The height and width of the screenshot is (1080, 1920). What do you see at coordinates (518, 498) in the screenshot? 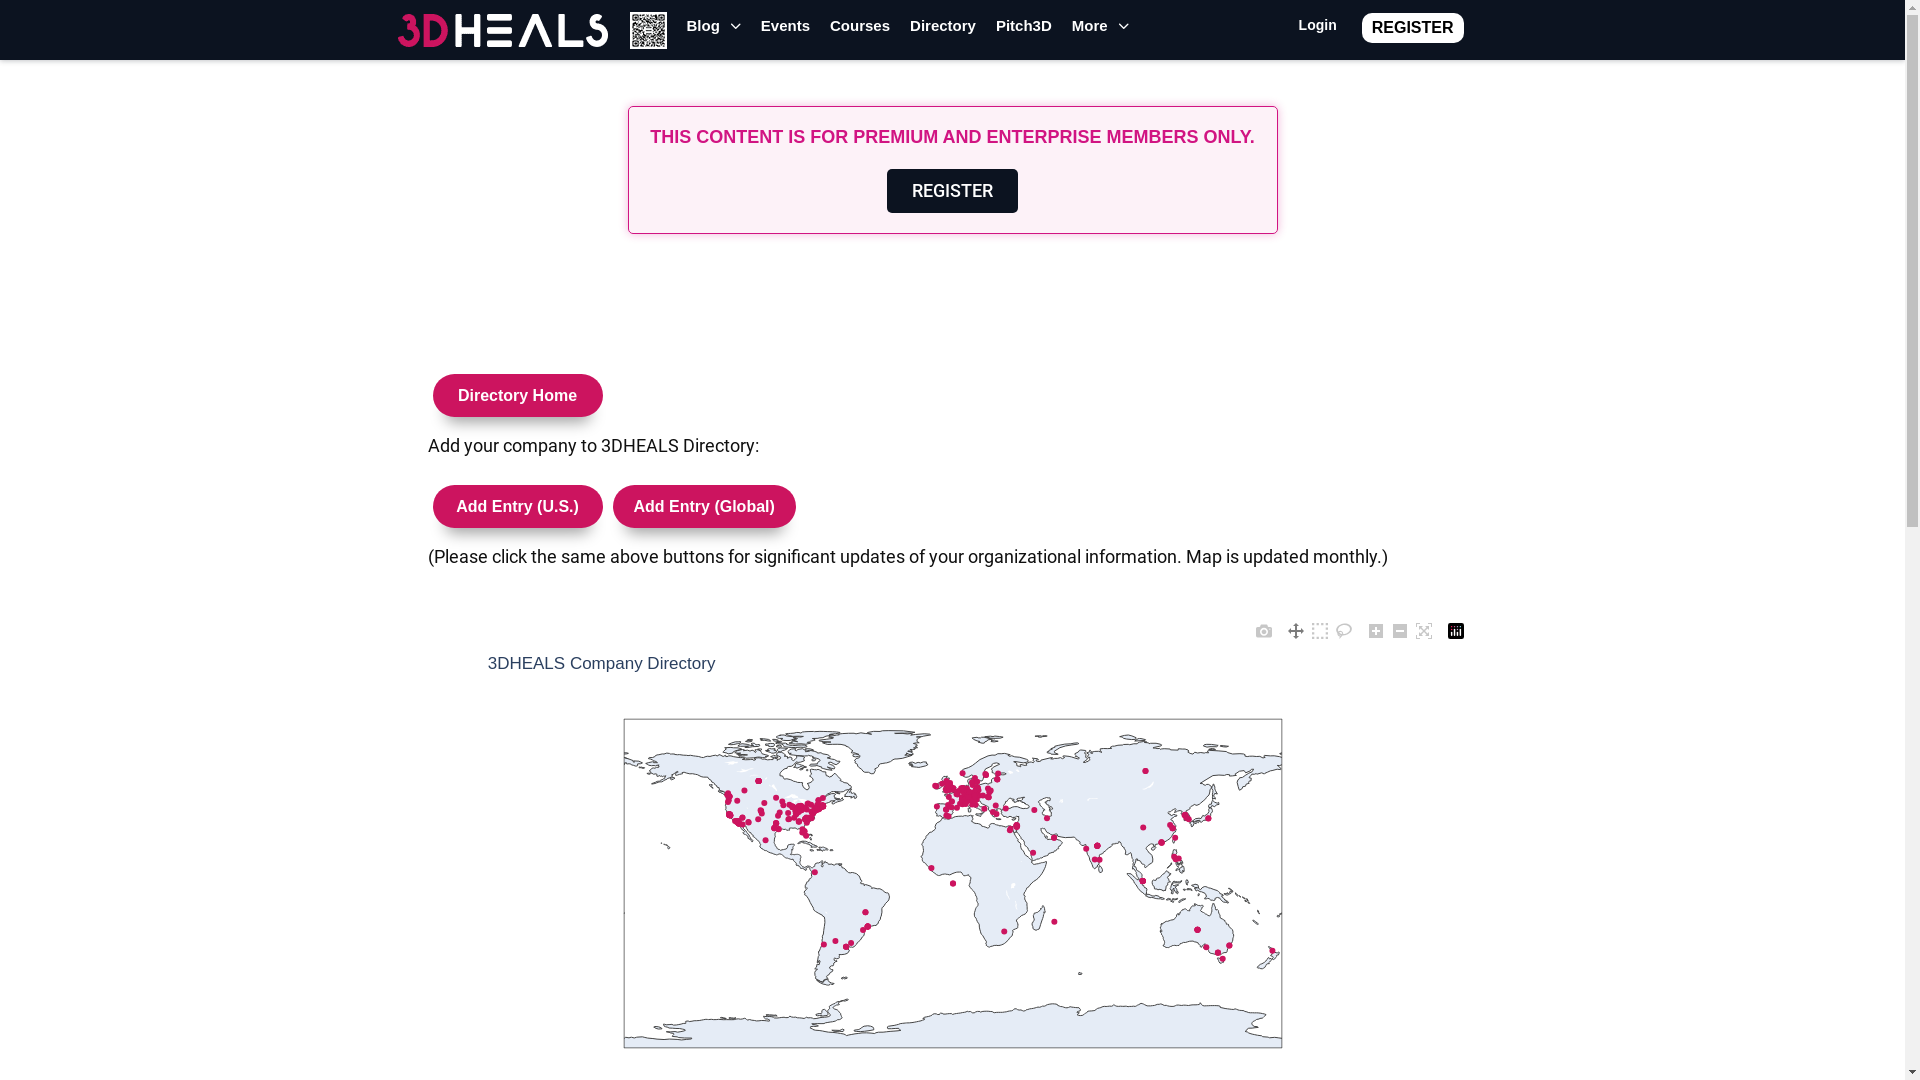
I see `'Add Entry (U.S.)'` at bounding box center [518, 498].